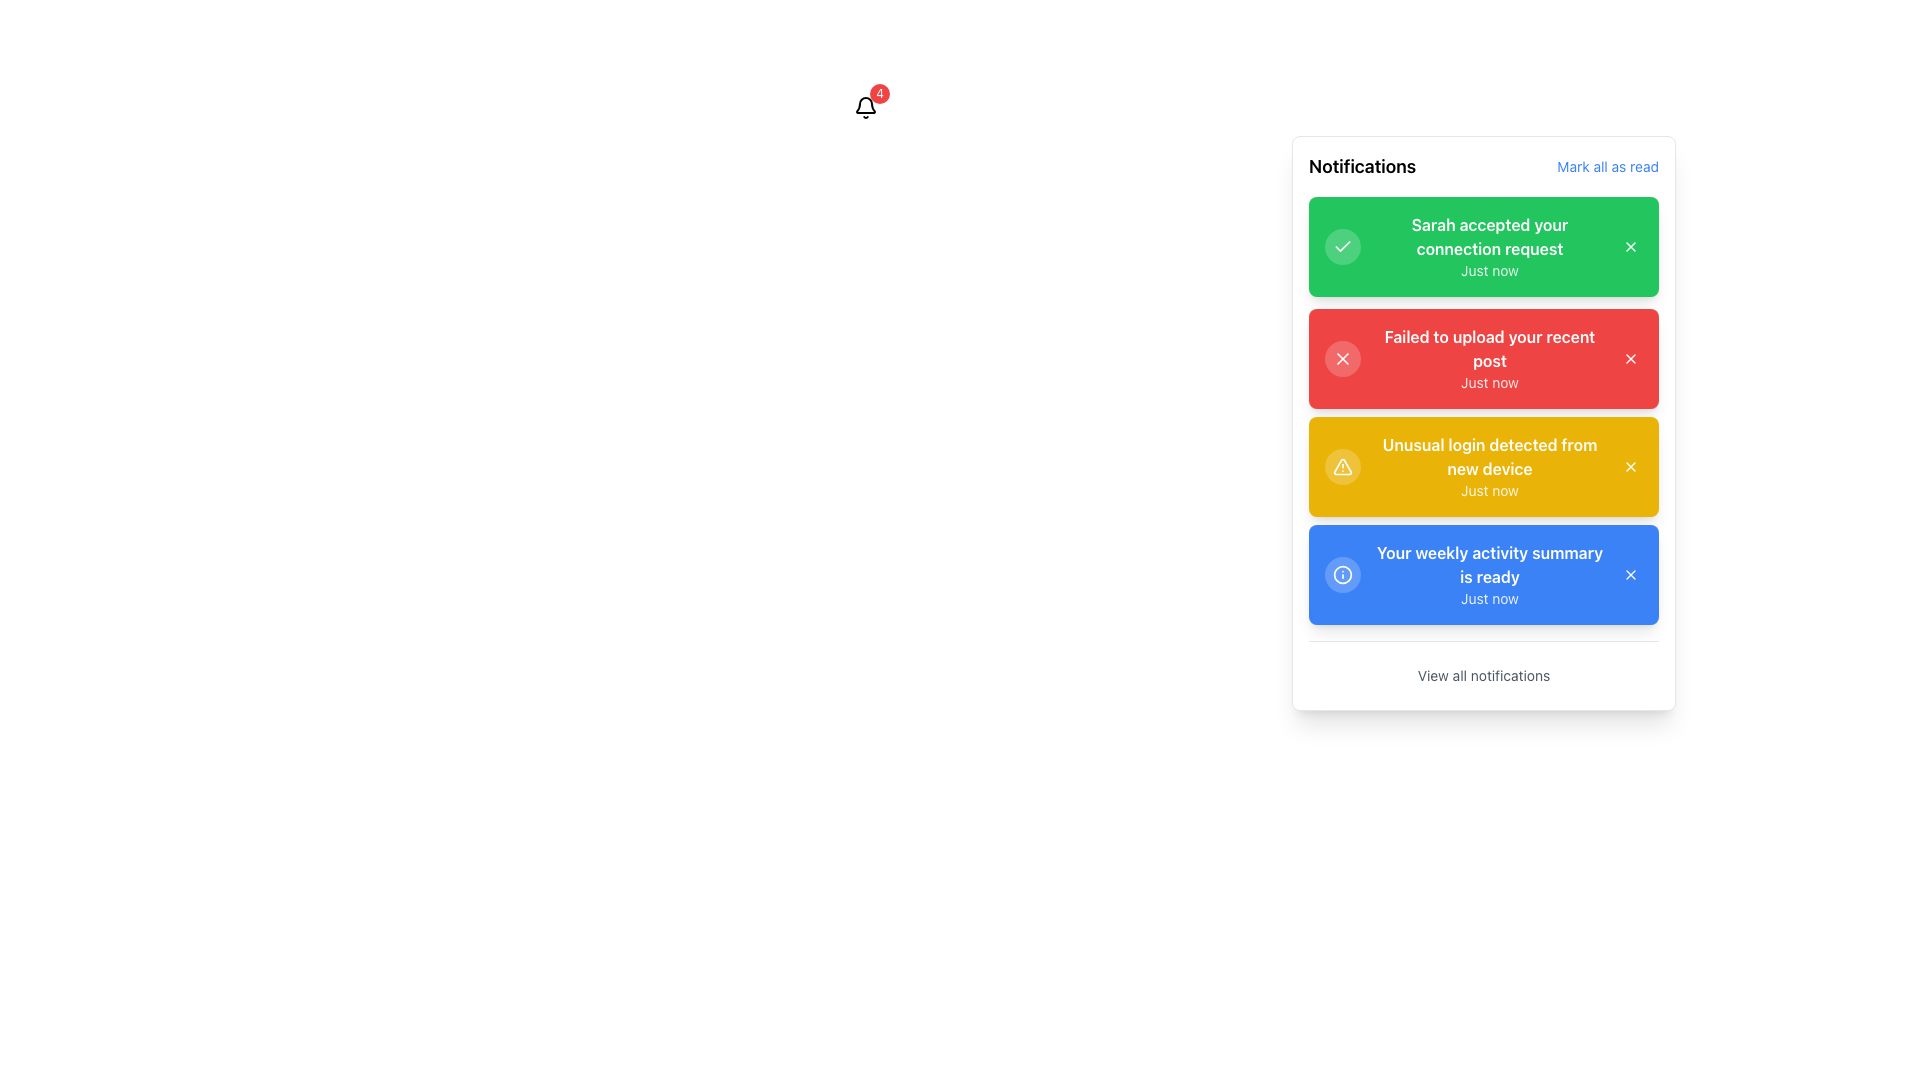  What do you see at coordinates (1483, 574) in the screenshot?
I see `the fourth notification card in the vertically stacked list` at bounding box center [1483, 574].